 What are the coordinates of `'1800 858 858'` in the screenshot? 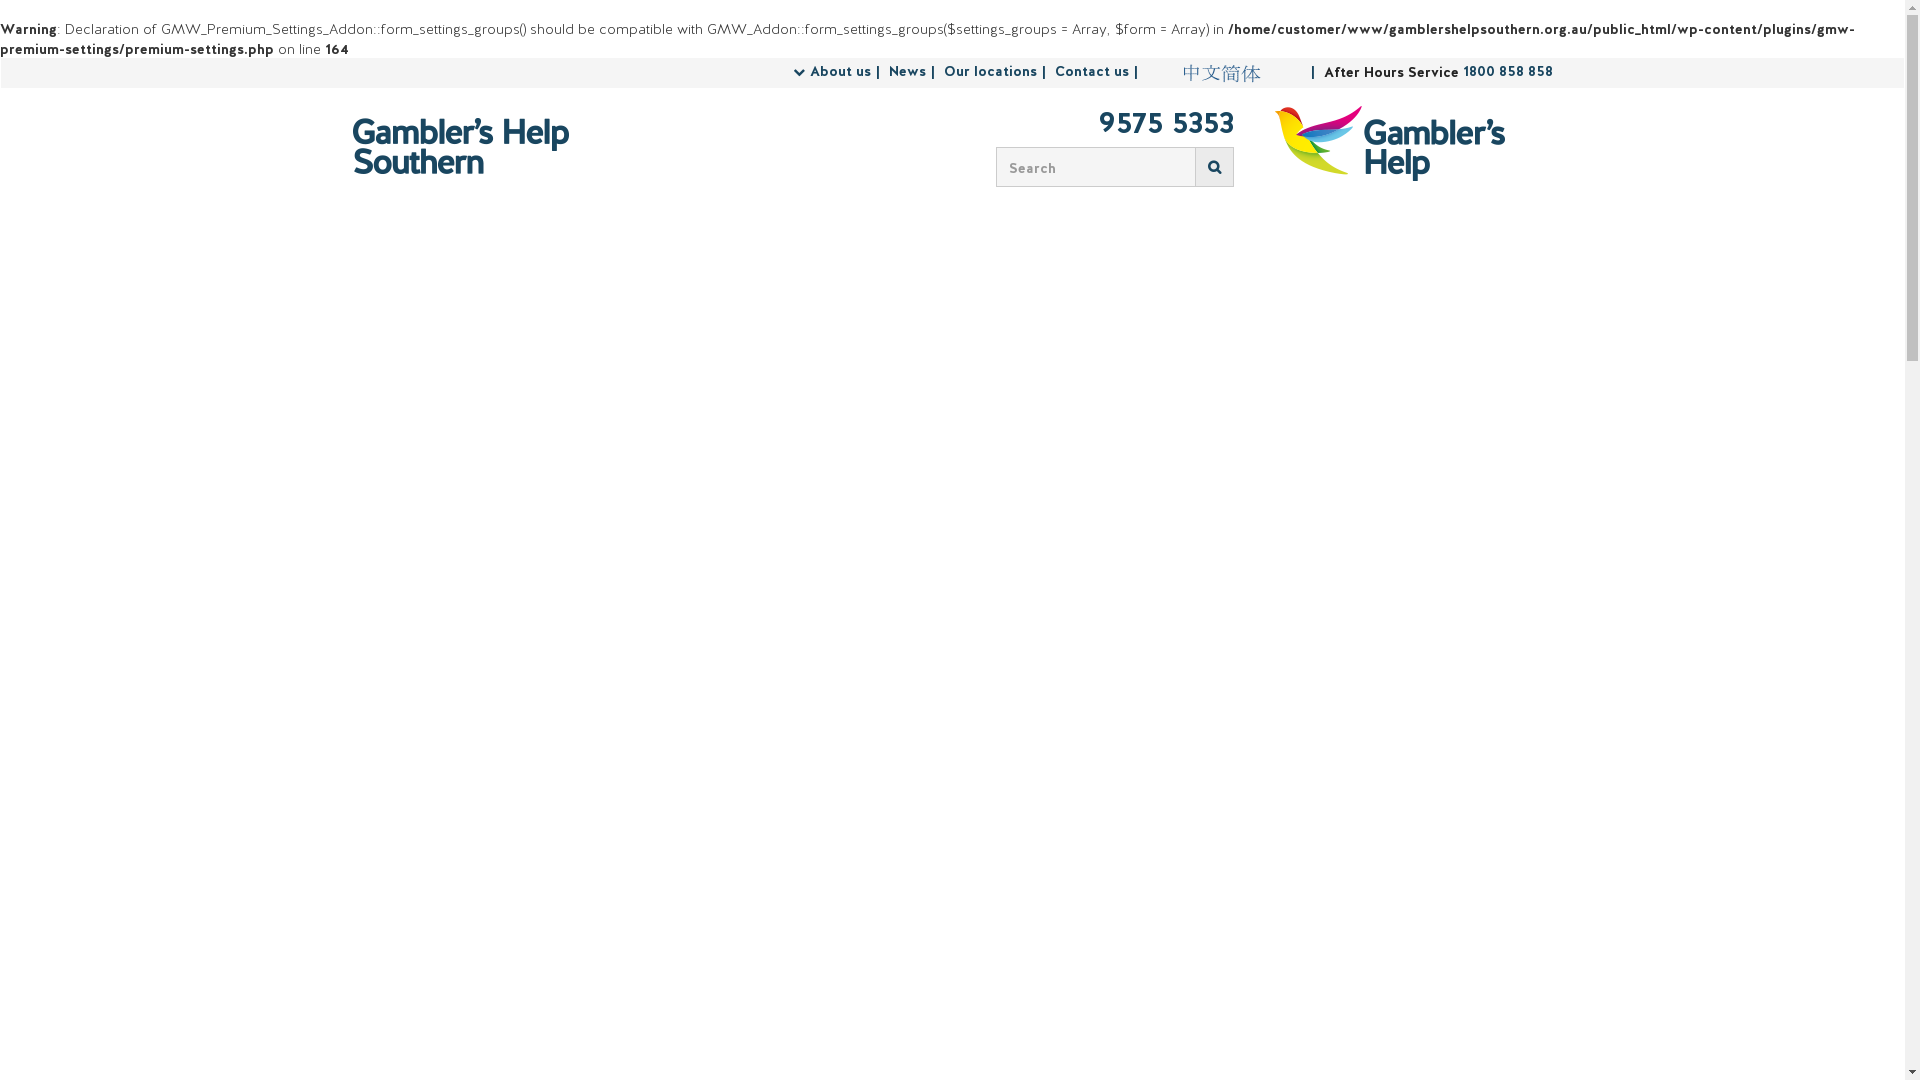 It's located at (1462, 71).